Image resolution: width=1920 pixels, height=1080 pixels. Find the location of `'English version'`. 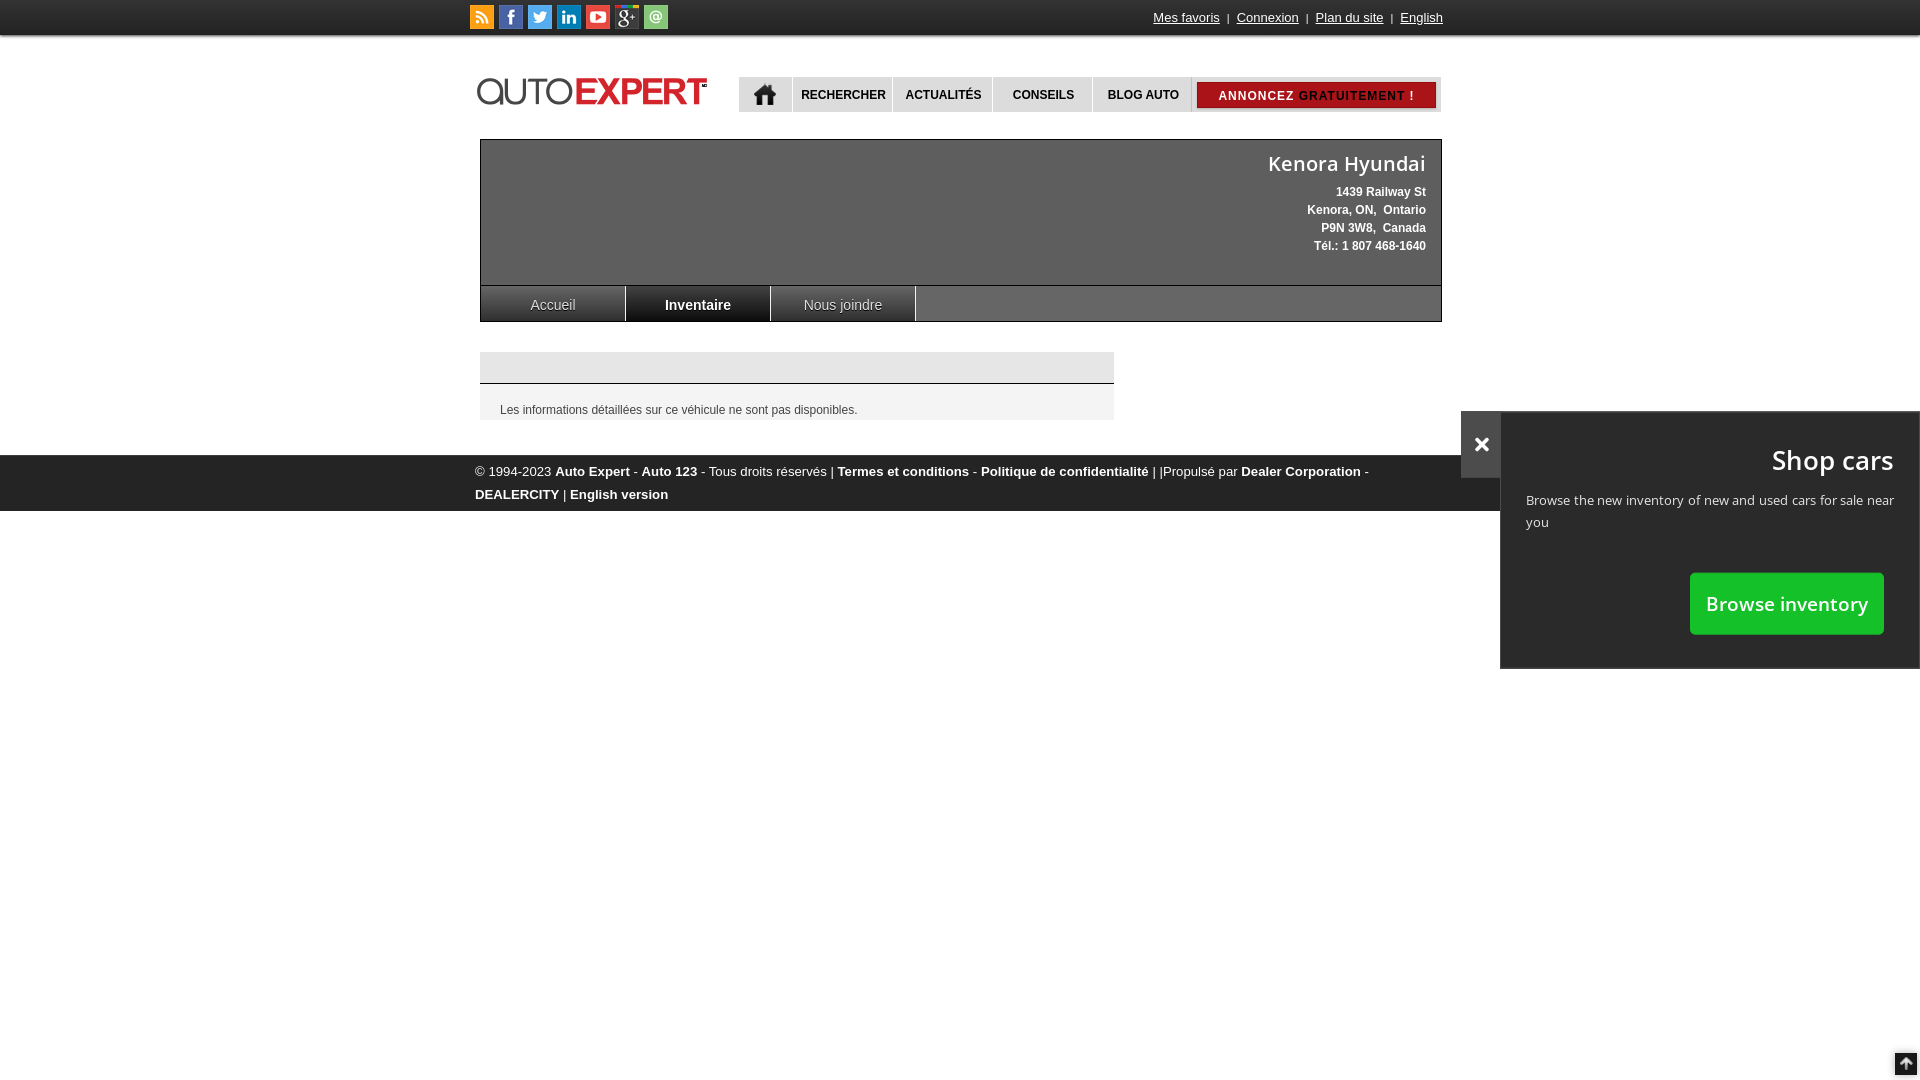

'English version' is located at coordinates (618, 494).